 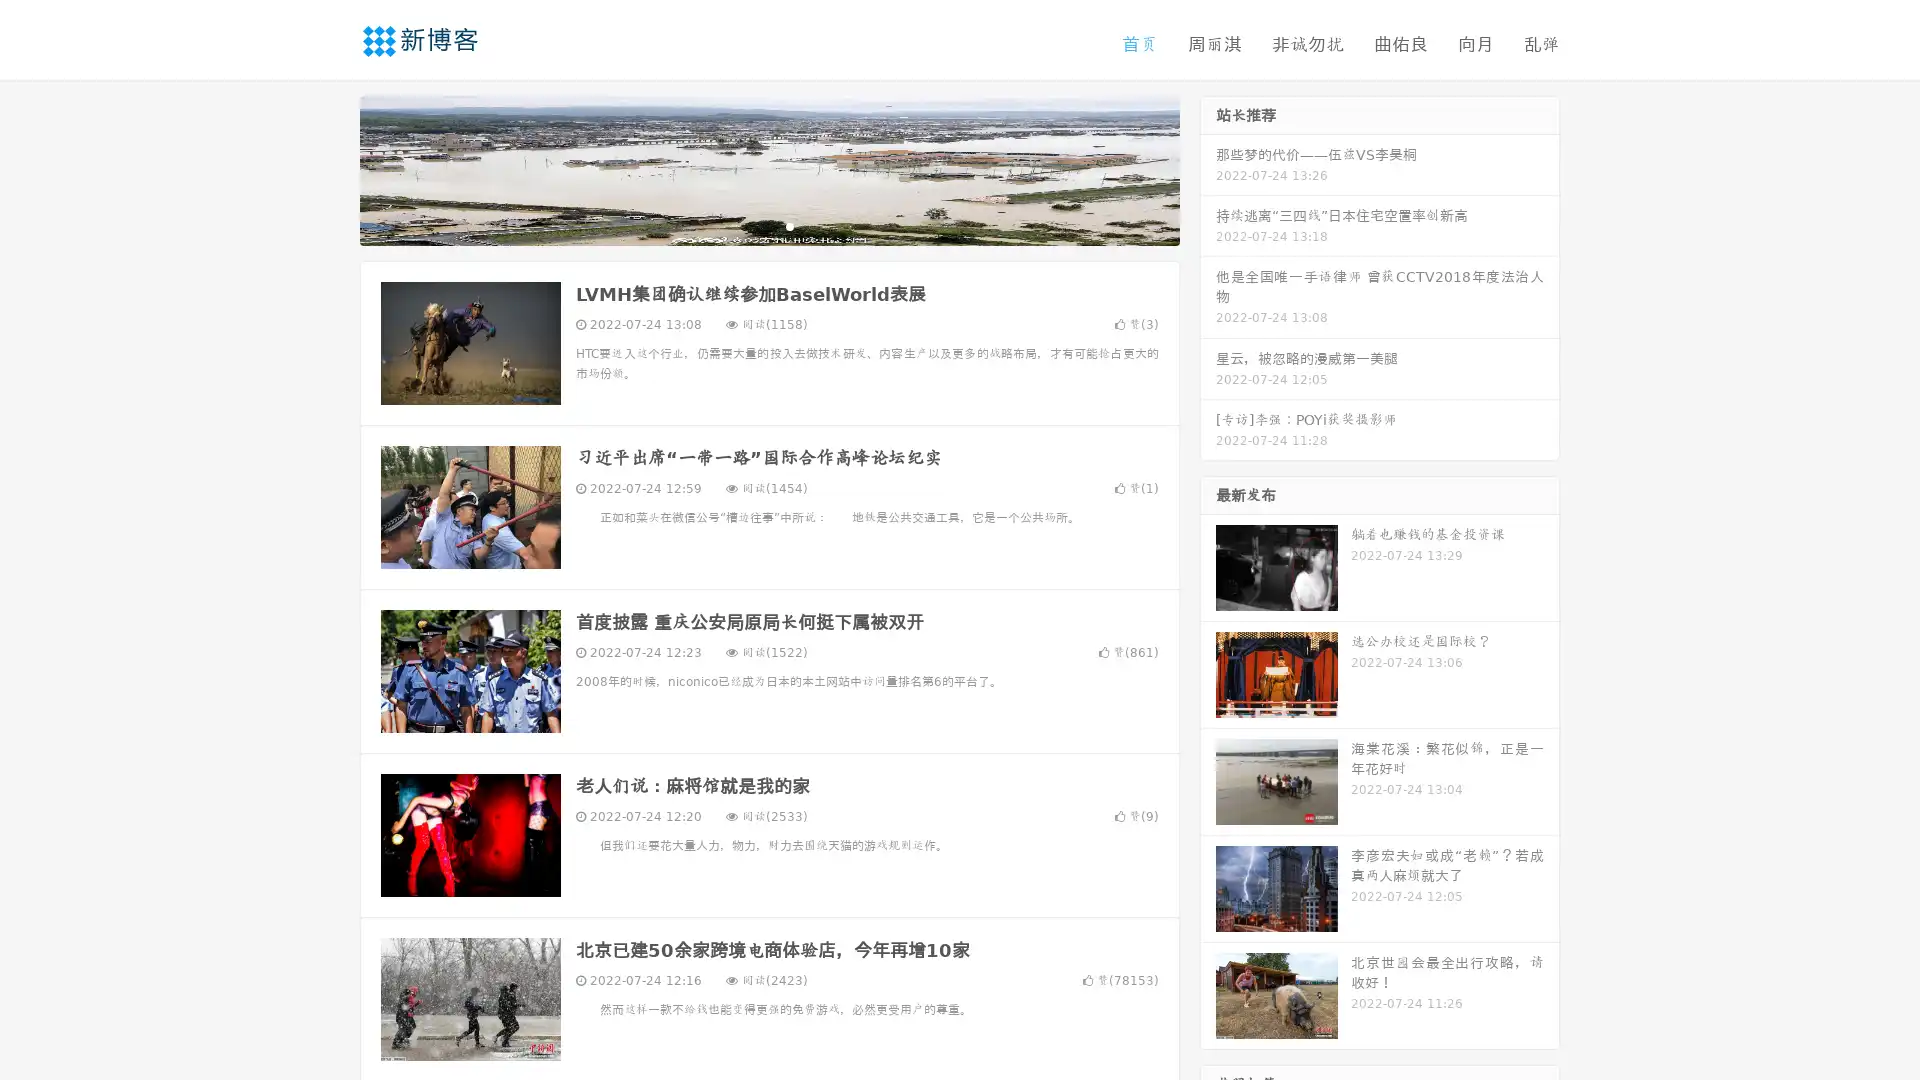 What do you see at coordinates (1208, 168) in the screenshot?
I see `Next slide` at bounding box center [1208, 168].